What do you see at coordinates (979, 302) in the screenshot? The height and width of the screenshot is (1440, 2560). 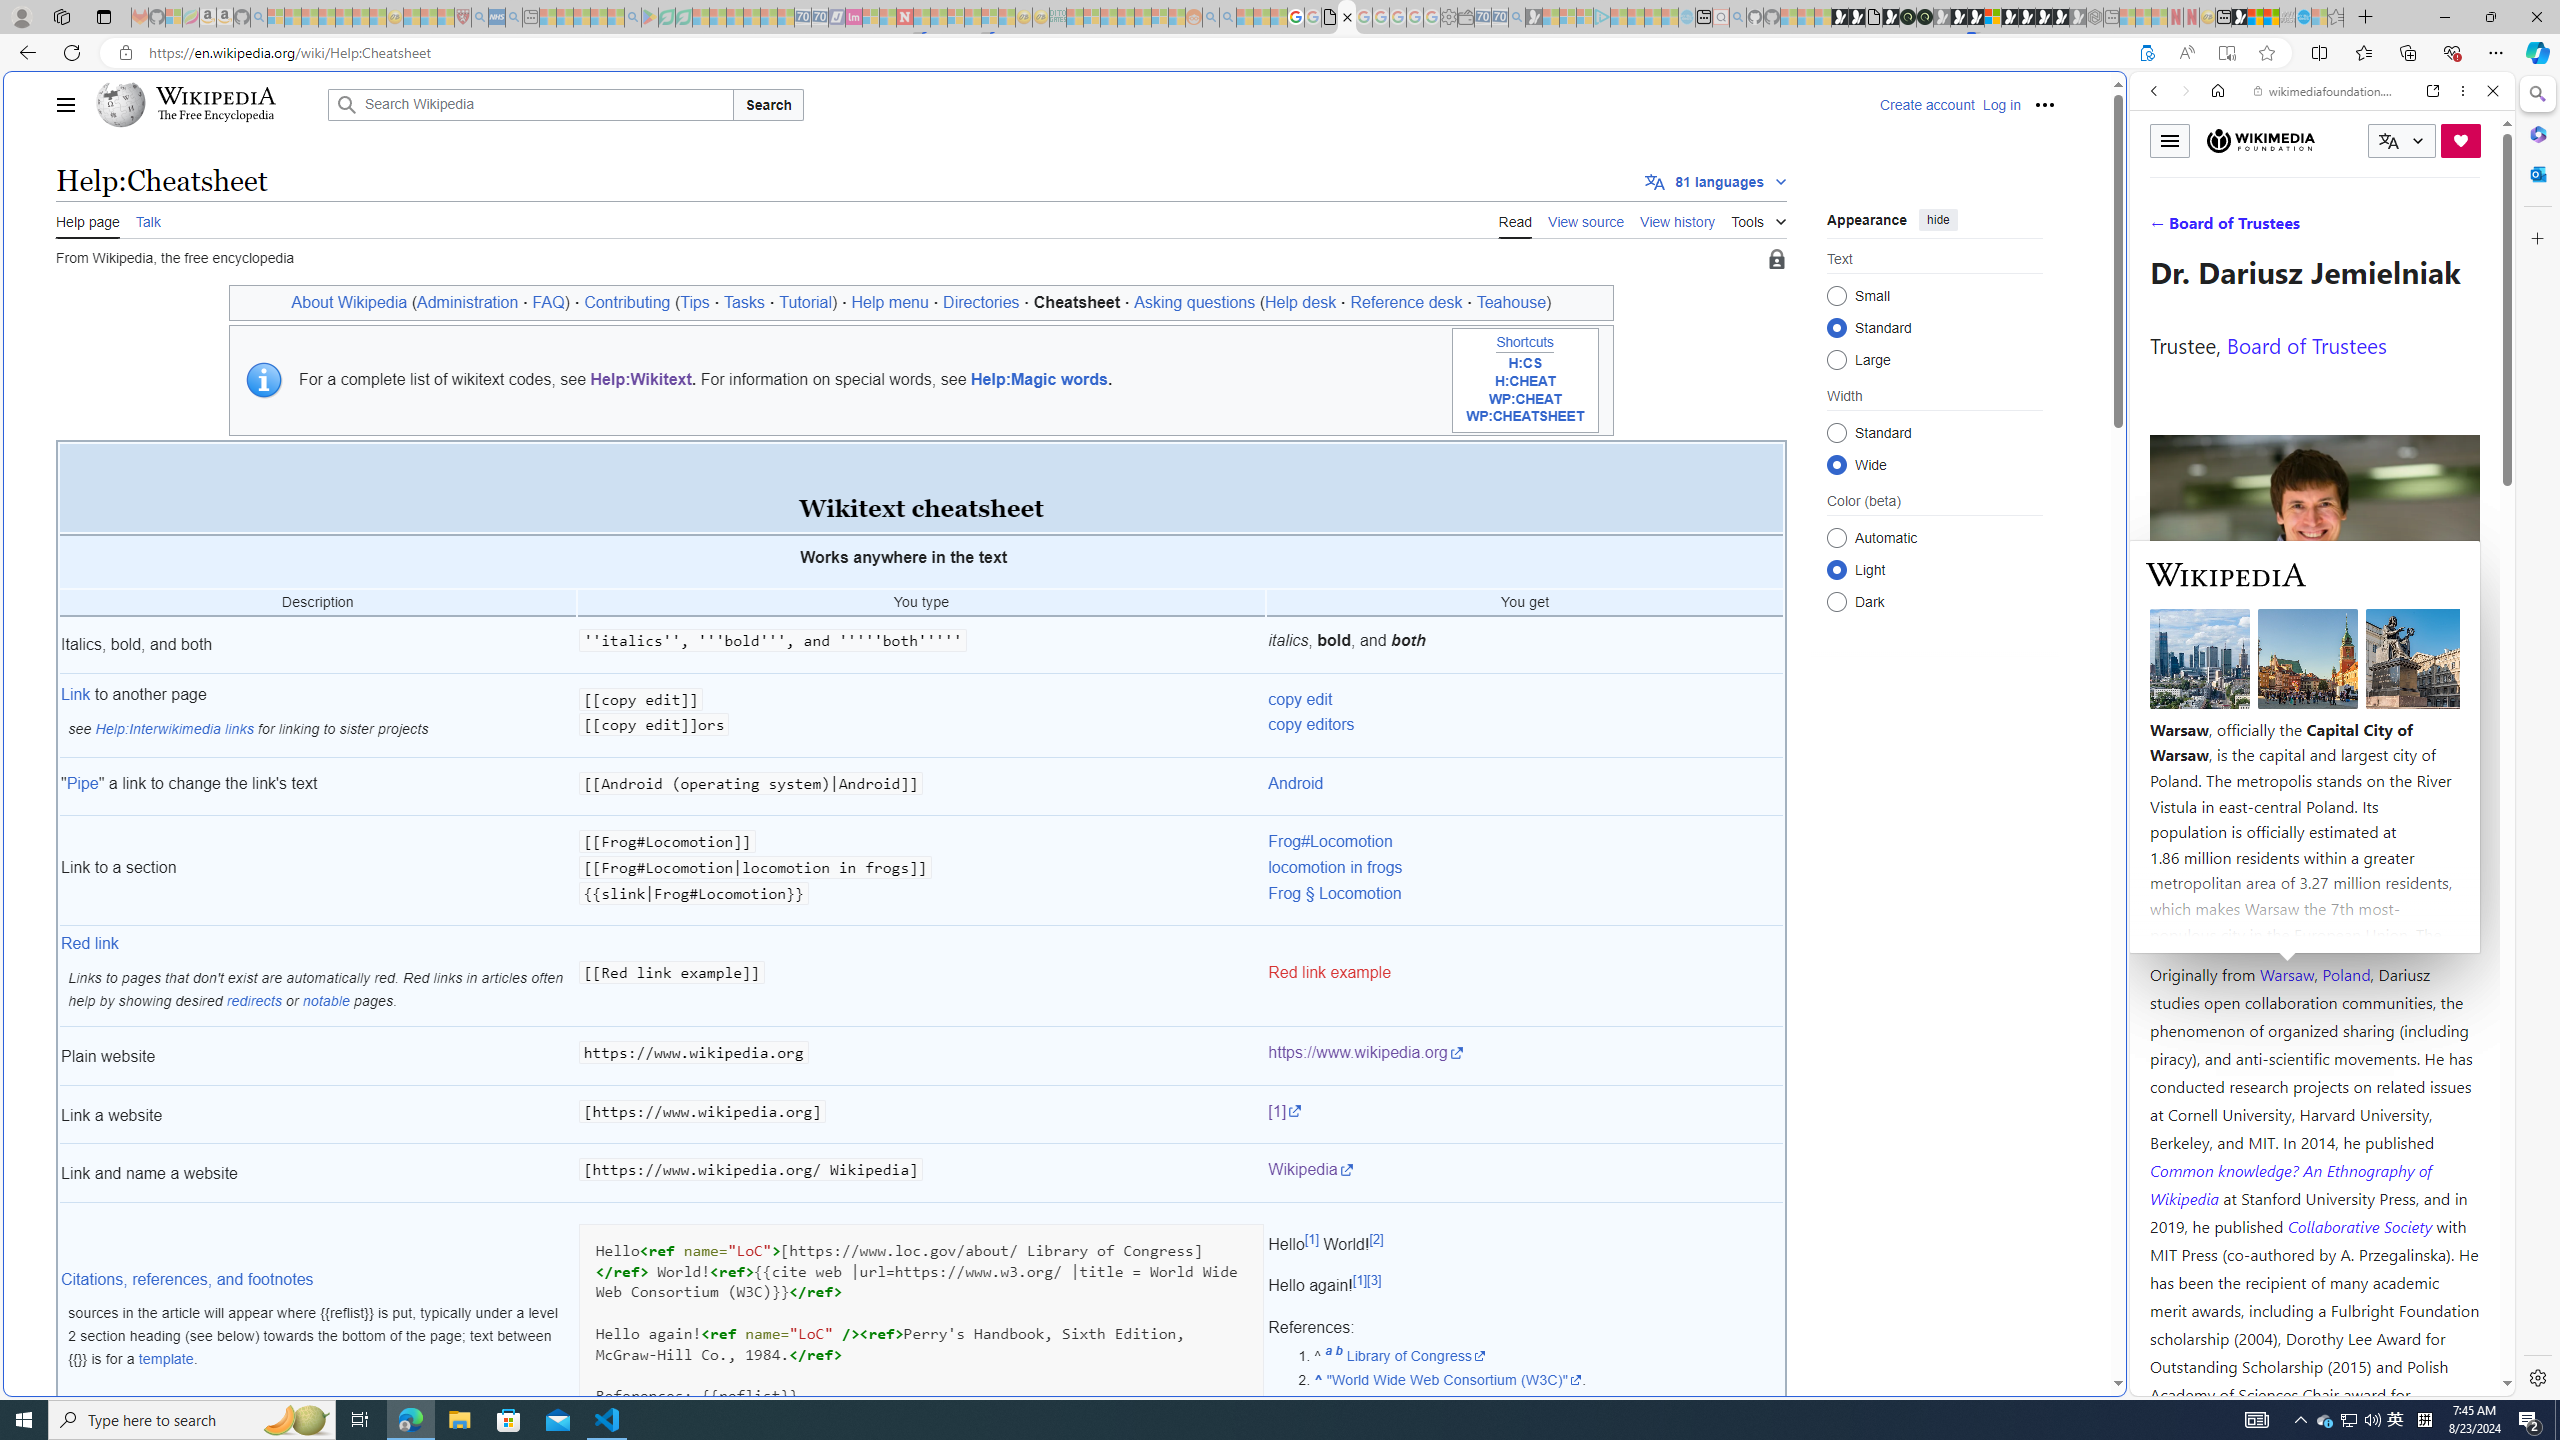 I see `'Directories'` at bounding box center [979, 302].